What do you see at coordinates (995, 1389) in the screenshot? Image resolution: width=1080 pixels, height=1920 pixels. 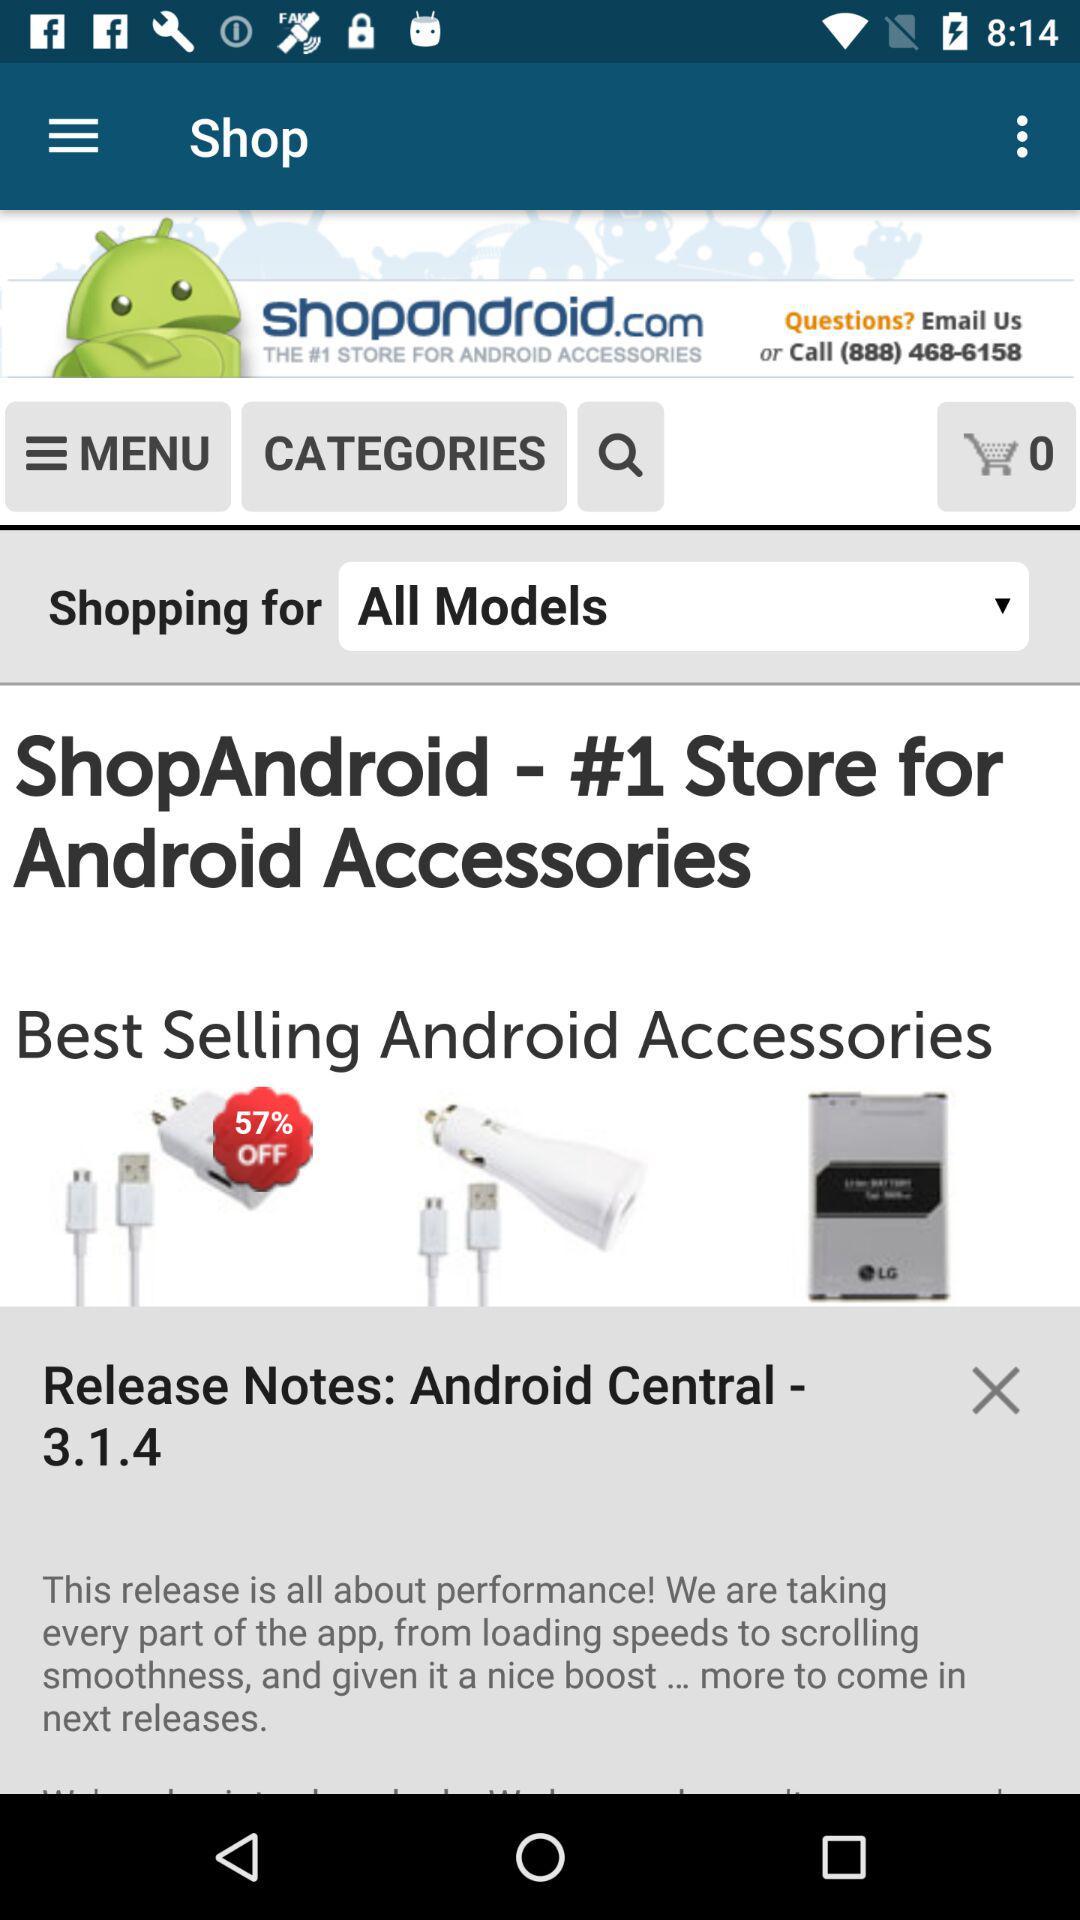 I see `button` at bounding box center [995, 1389].